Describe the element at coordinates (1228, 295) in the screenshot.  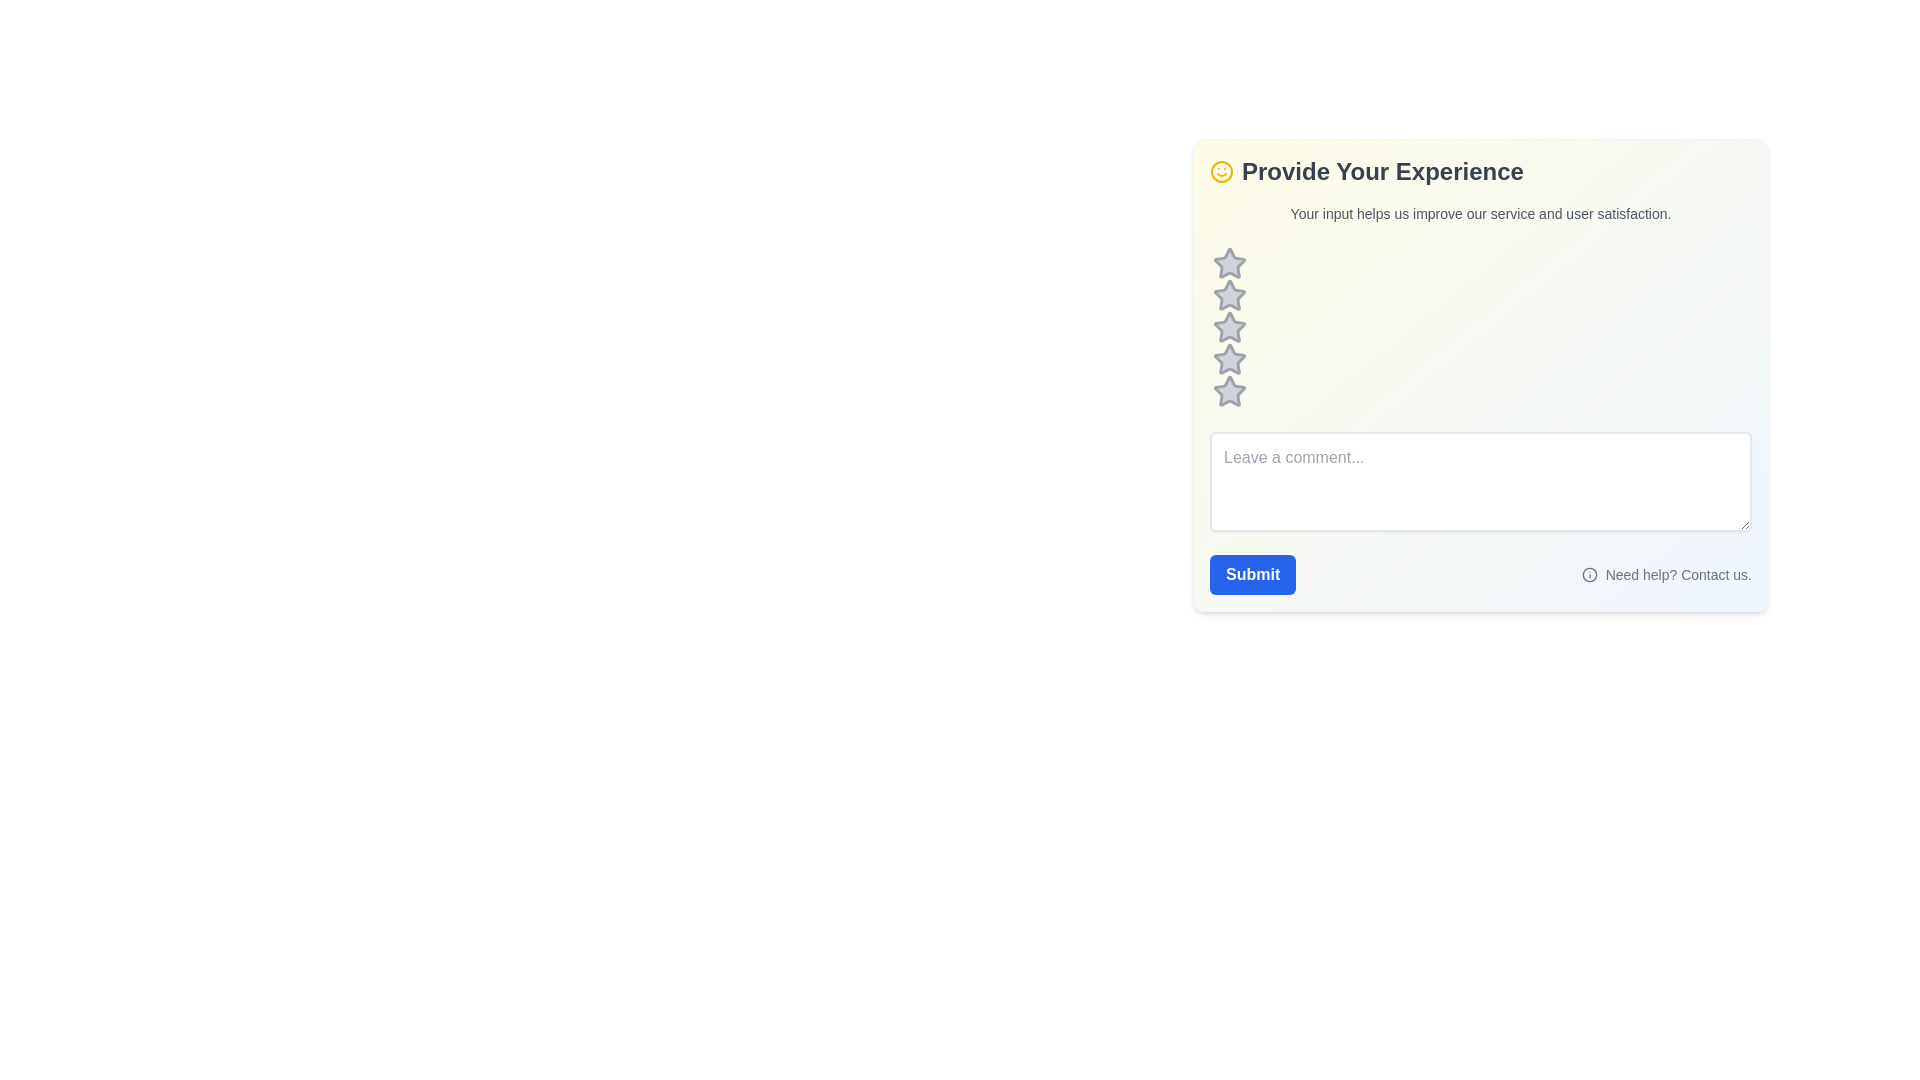
I see `the second star` at that location.